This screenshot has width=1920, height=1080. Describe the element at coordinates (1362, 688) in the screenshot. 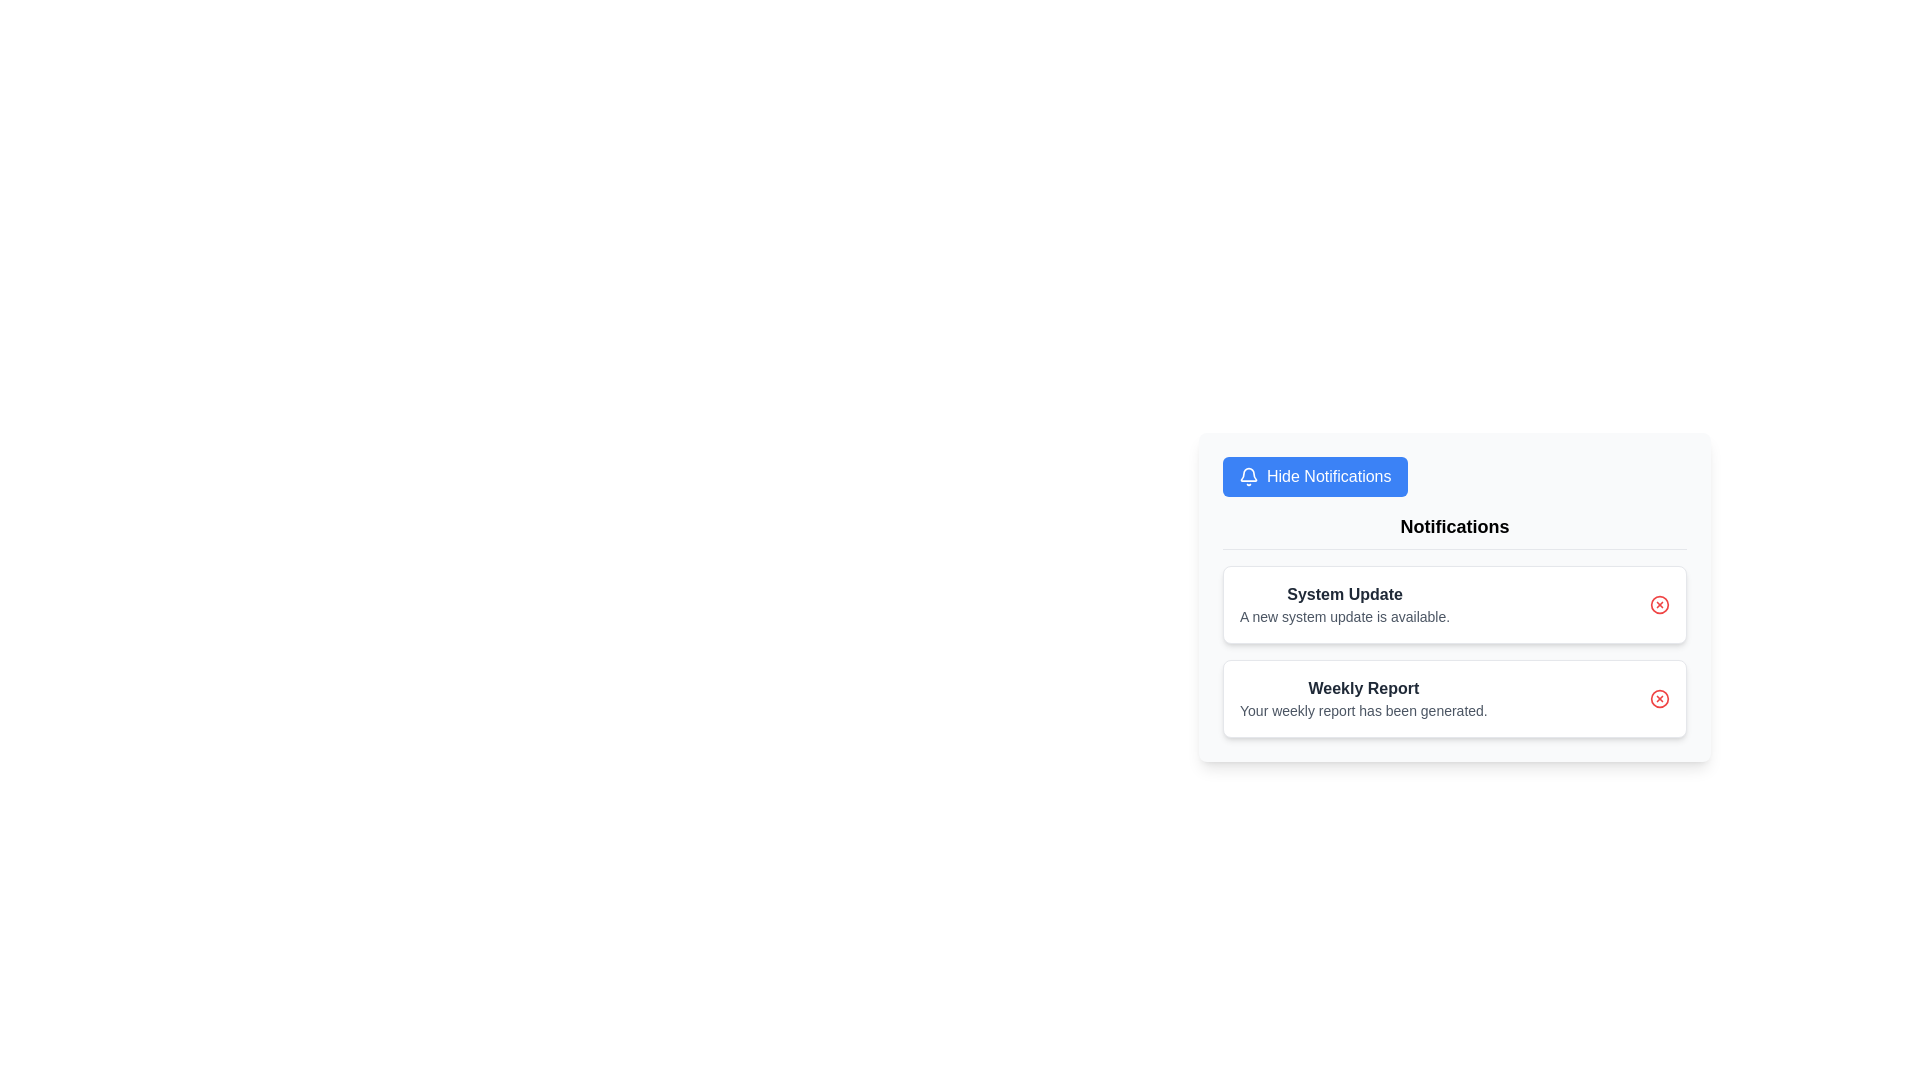

I see `information displayed in the Text Label that describes the subject of the weekly report within the notification card located in the bottom section of the notifications panel` at that location.